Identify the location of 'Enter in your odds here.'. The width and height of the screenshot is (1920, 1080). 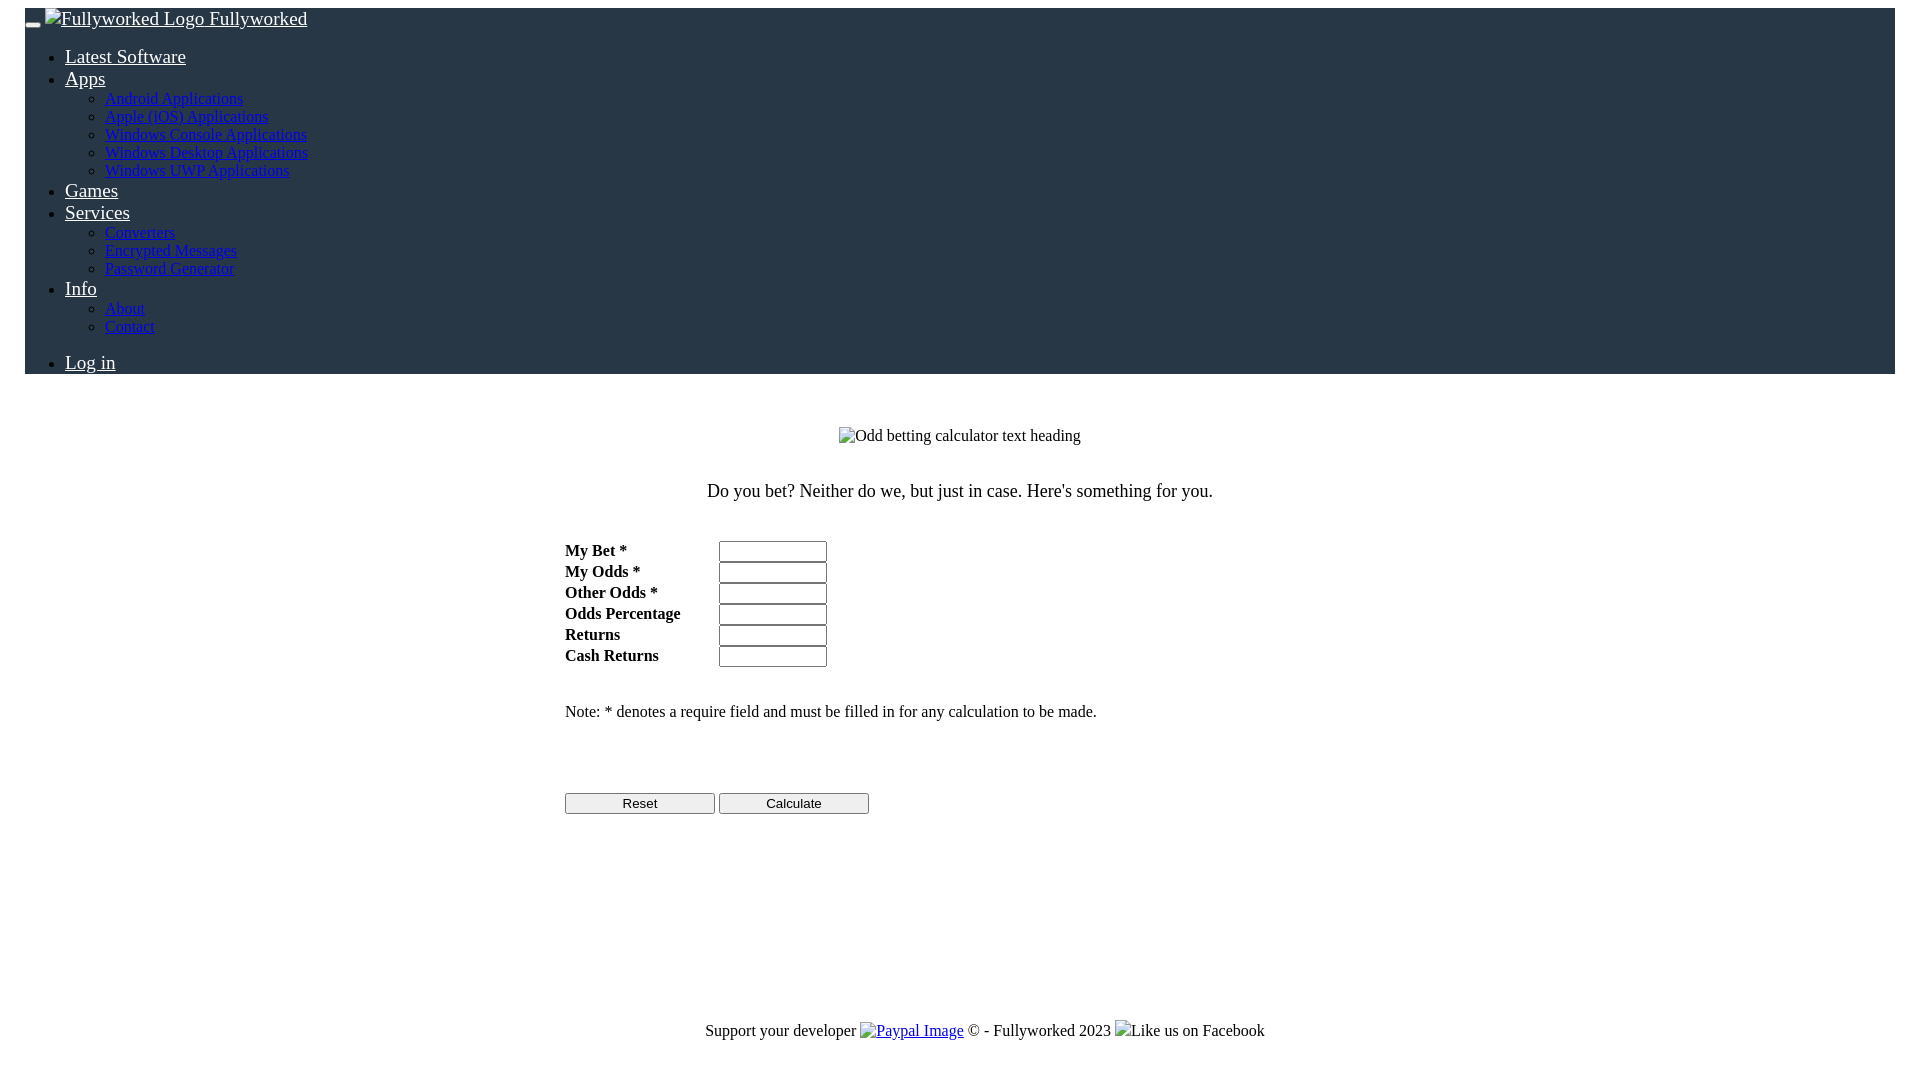
(771, 572).